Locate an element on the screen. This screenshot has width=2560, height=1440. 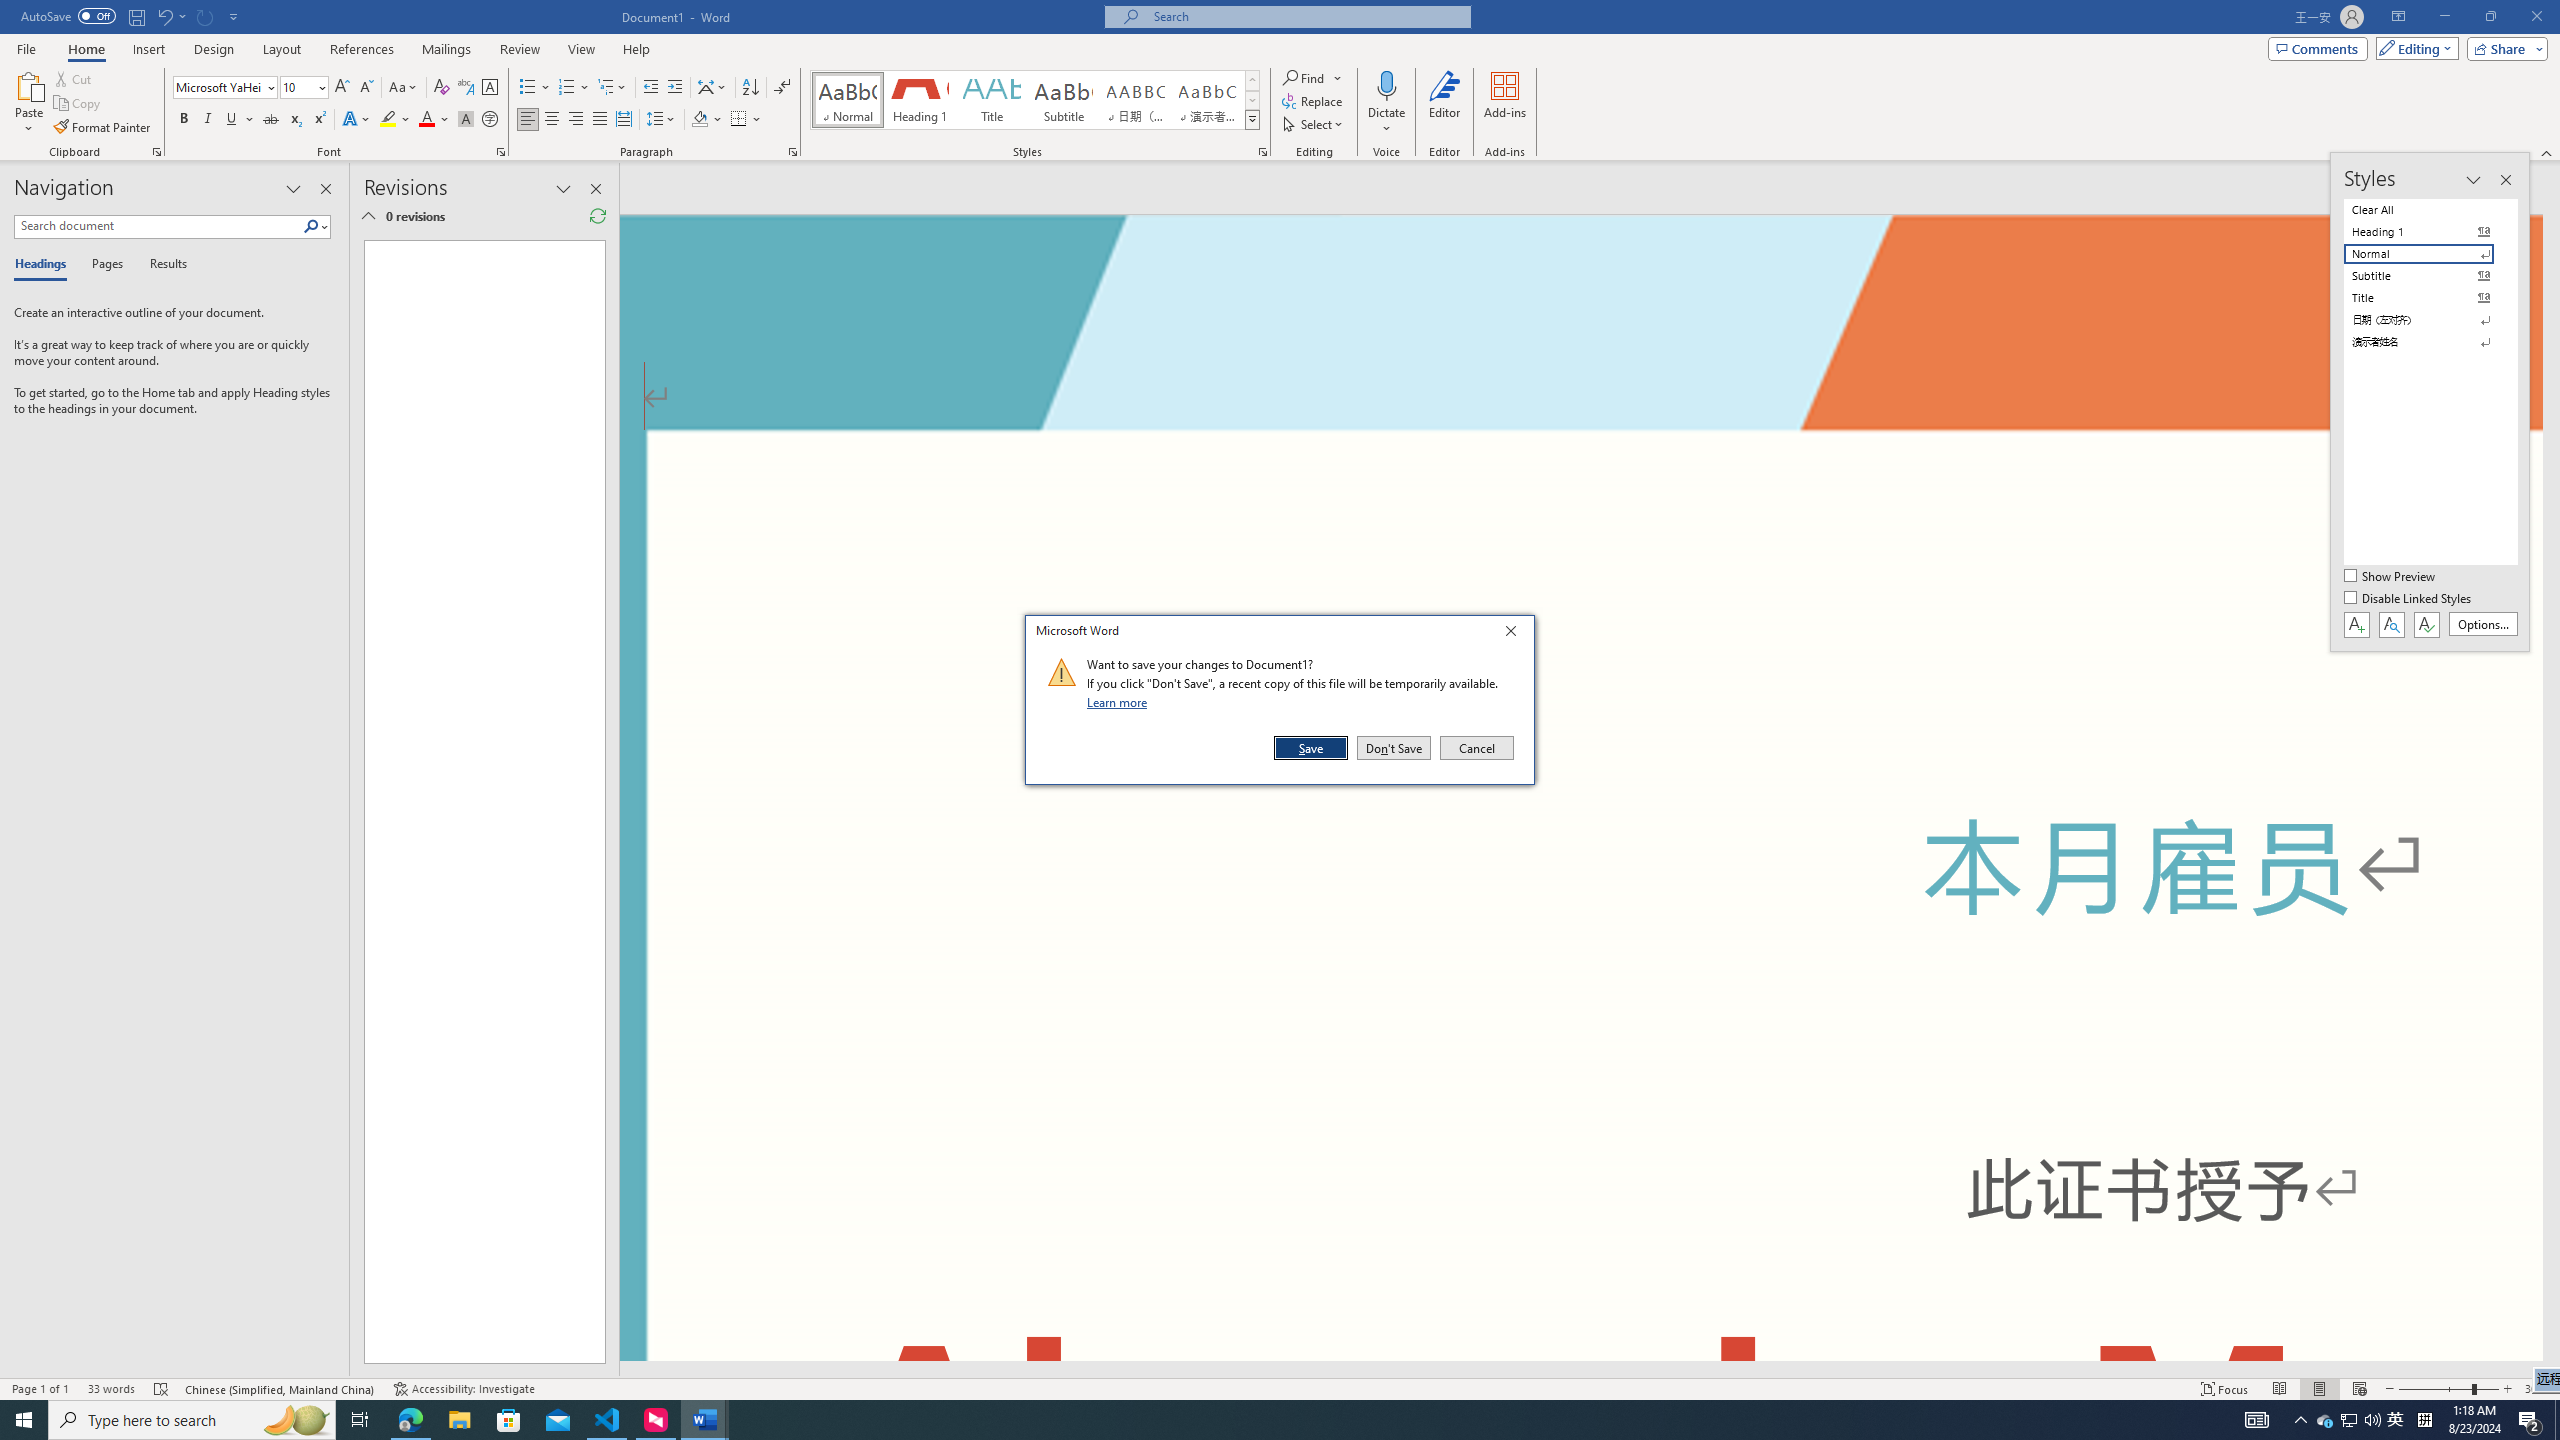
'Show Preview' is located at coordinates (2392, 577).